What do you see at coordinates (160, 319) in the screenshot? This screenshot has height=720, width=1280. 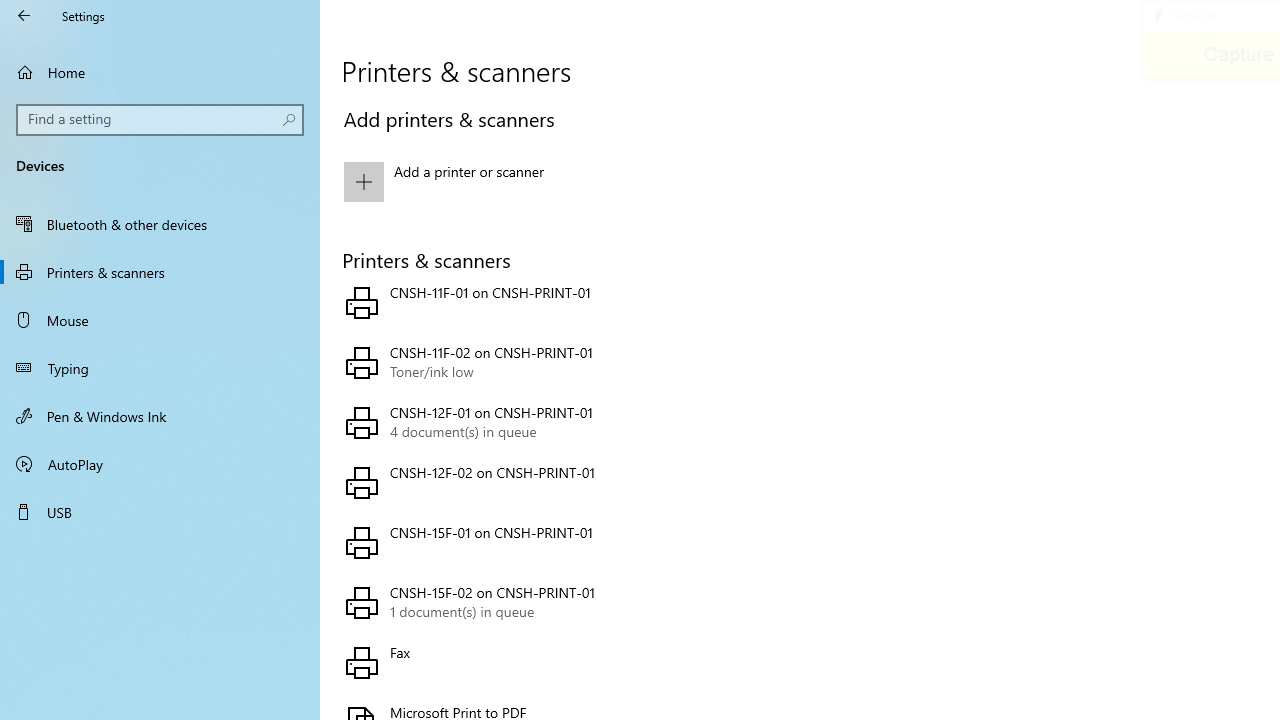 I see `'Mouse'` at bounding box center [160, 319].